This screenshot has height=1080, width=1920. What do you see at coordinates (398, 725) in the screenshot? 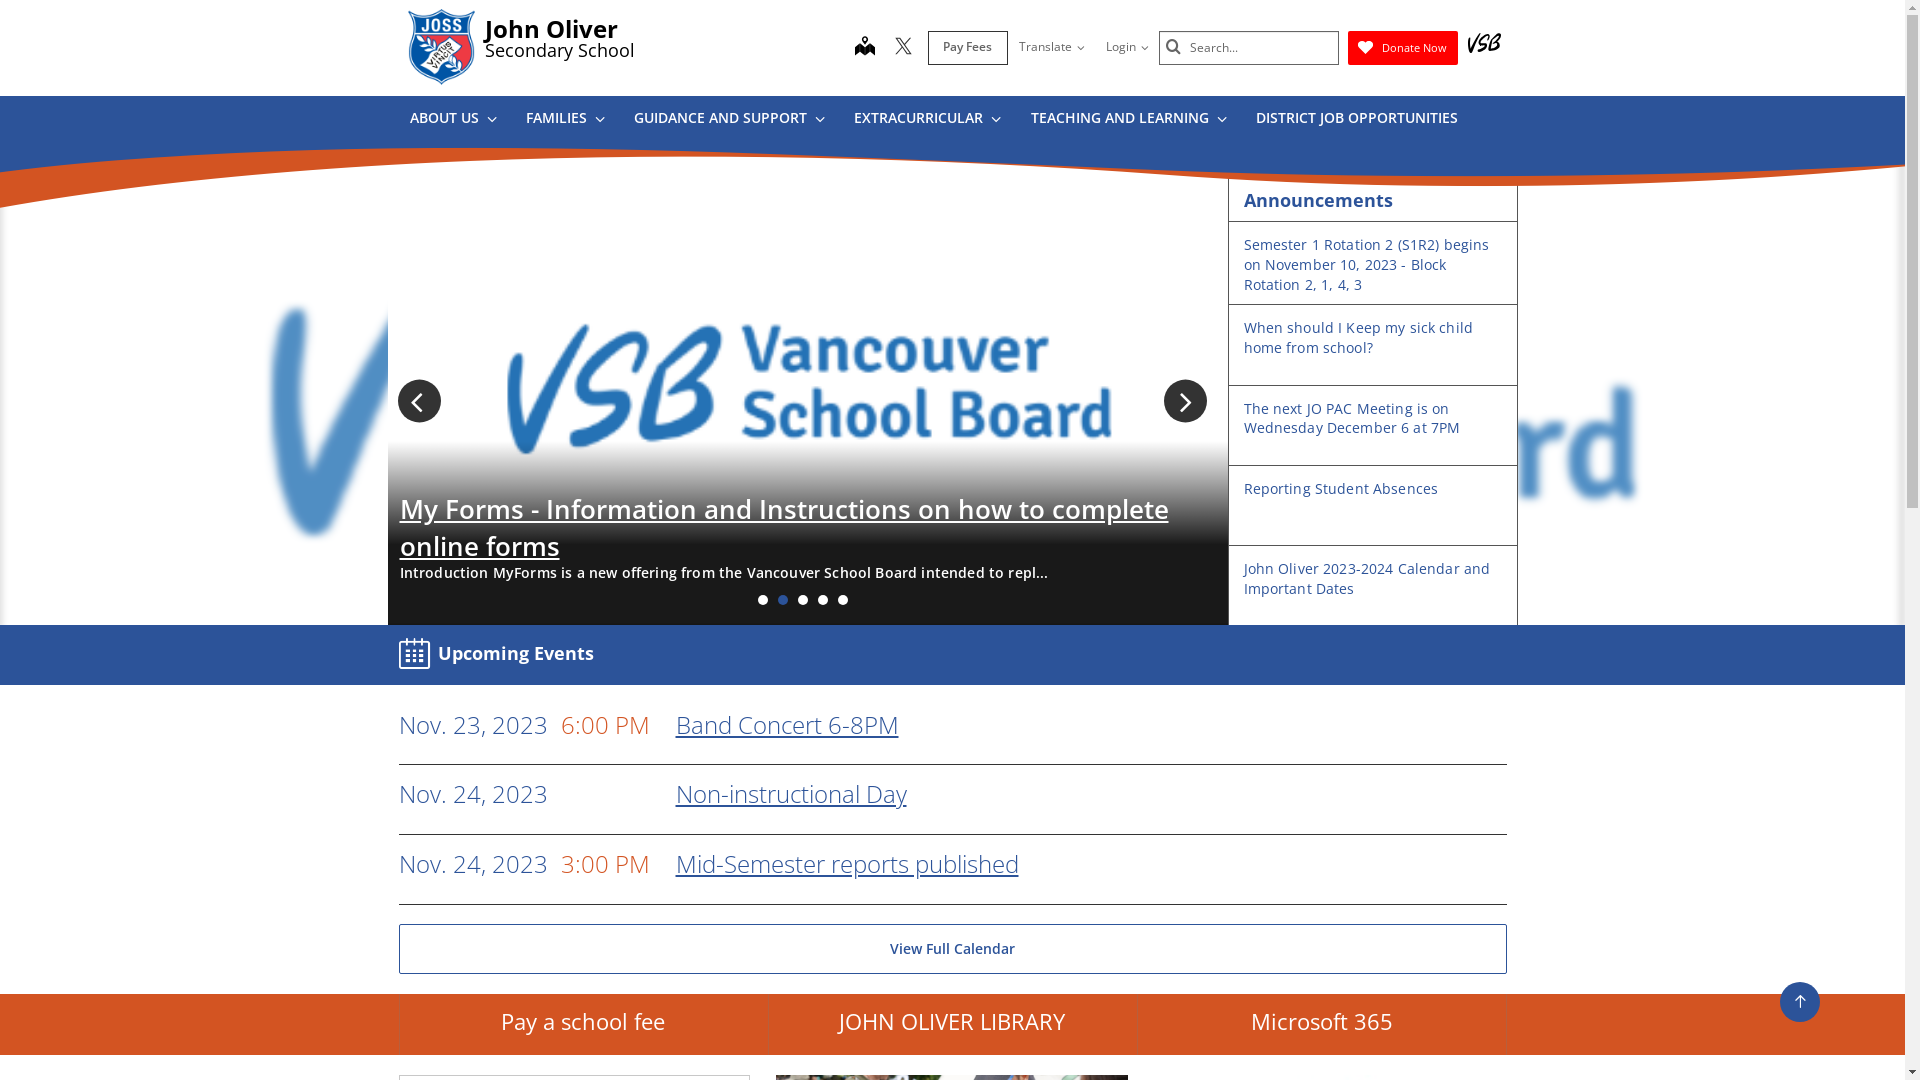
I see `'Nov. 23, 2023'` at bounding box center [398, 725].